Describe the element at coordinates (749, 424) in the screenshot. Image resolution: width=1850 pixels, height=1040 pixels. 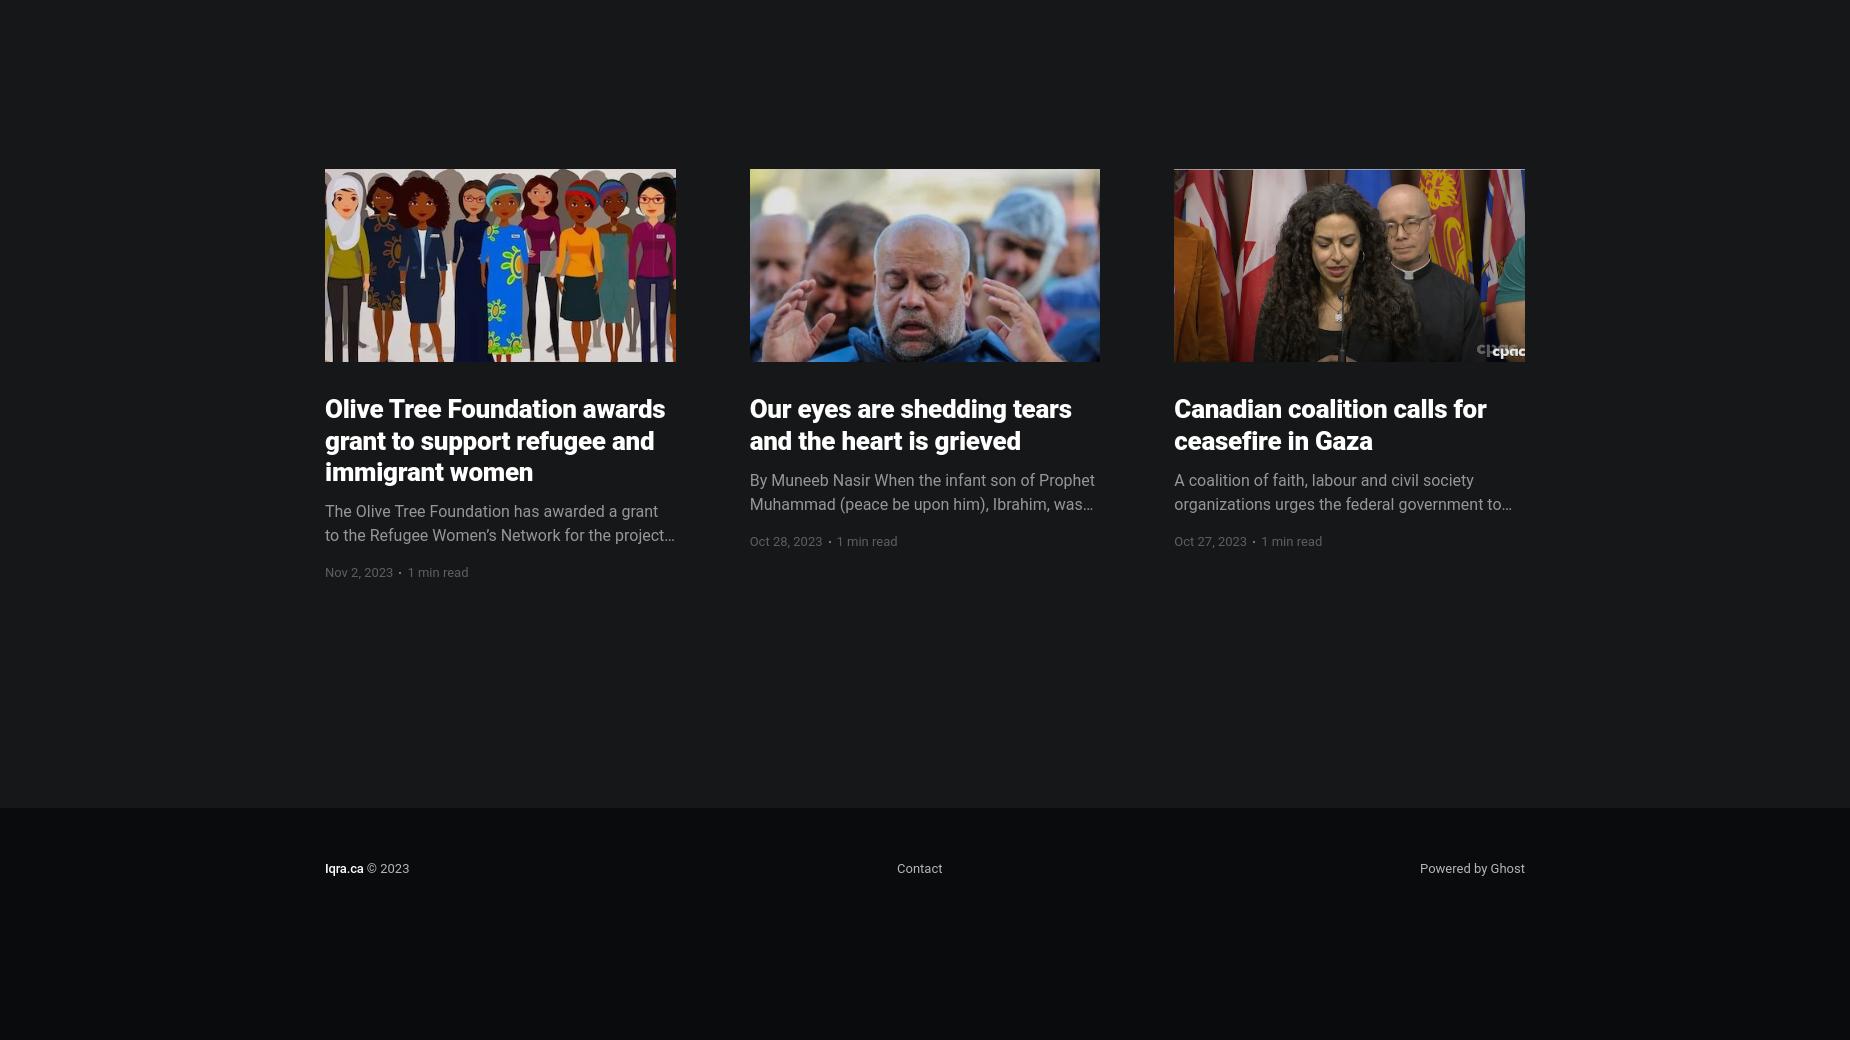
I see `'Our eyes are shedding tears and the heart is grieved'` at that location.